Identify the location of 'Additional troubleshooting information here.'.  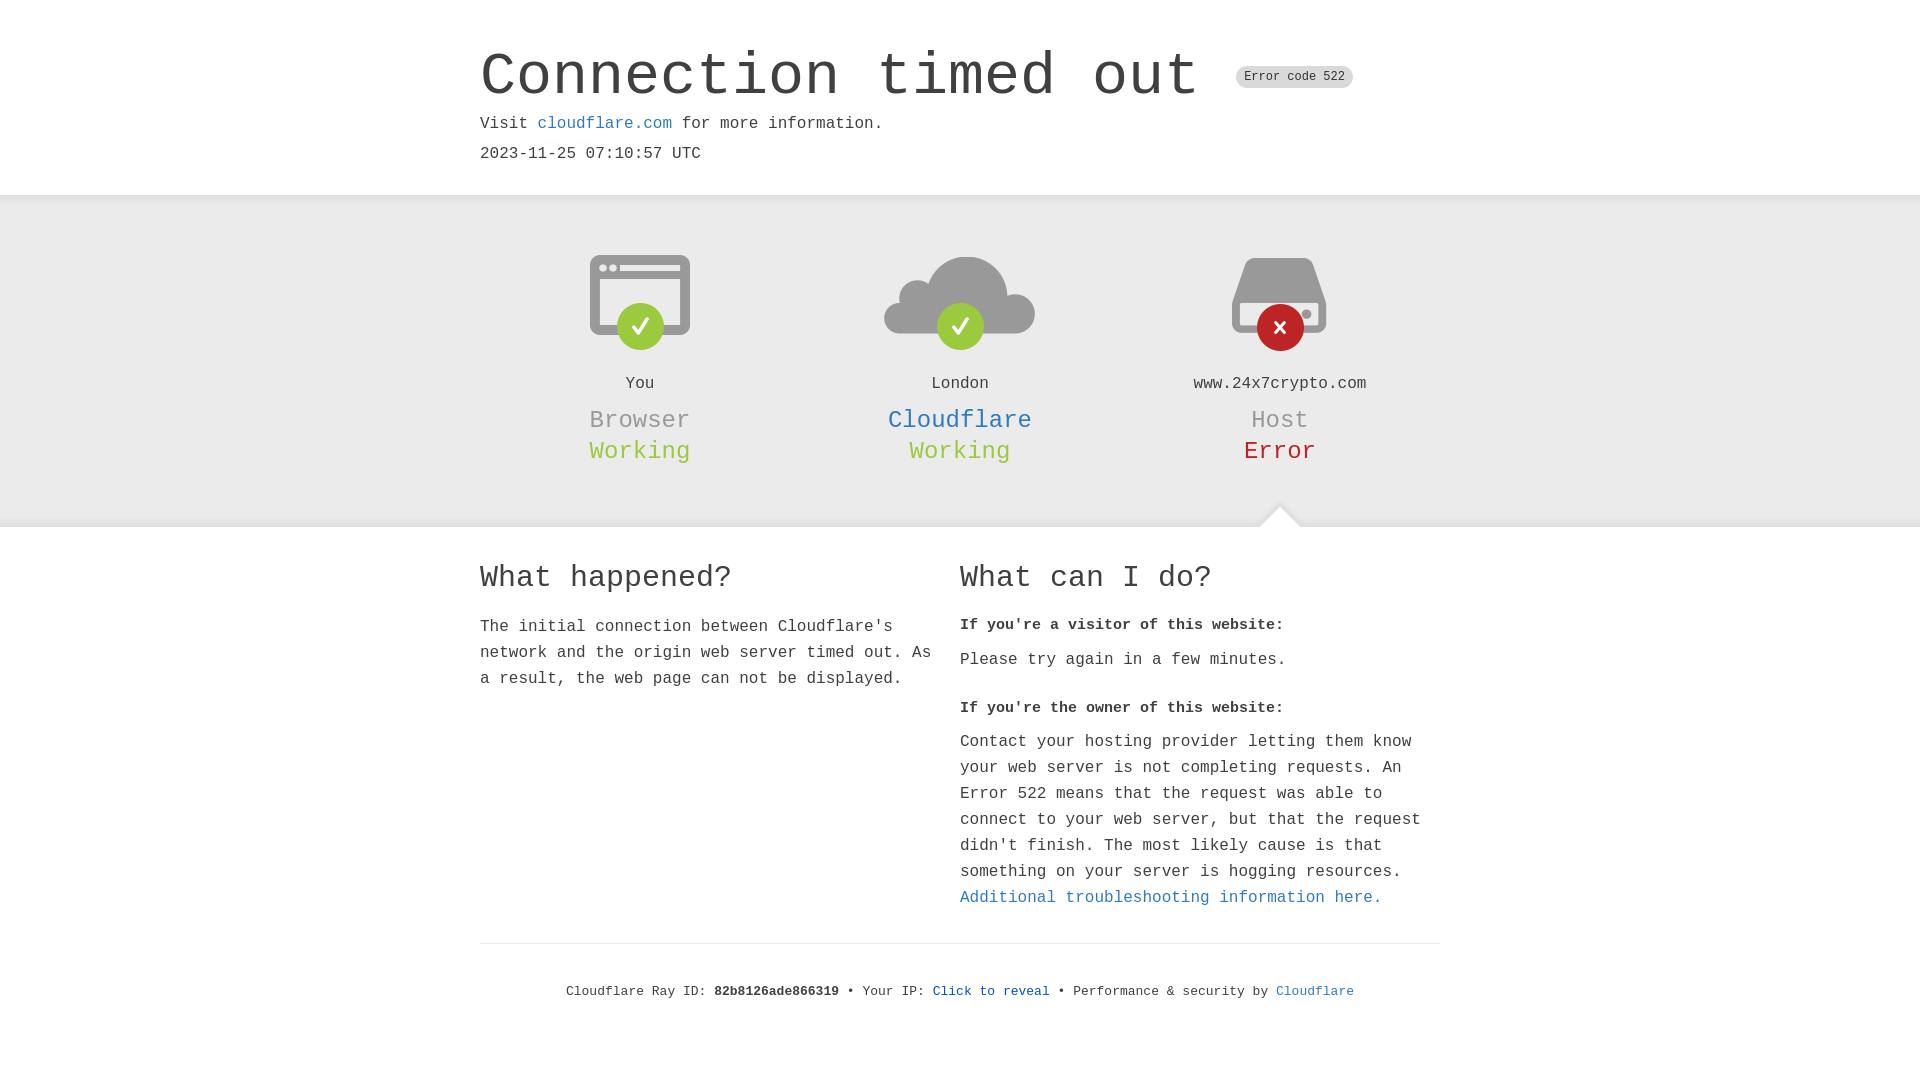
(1171, 897).